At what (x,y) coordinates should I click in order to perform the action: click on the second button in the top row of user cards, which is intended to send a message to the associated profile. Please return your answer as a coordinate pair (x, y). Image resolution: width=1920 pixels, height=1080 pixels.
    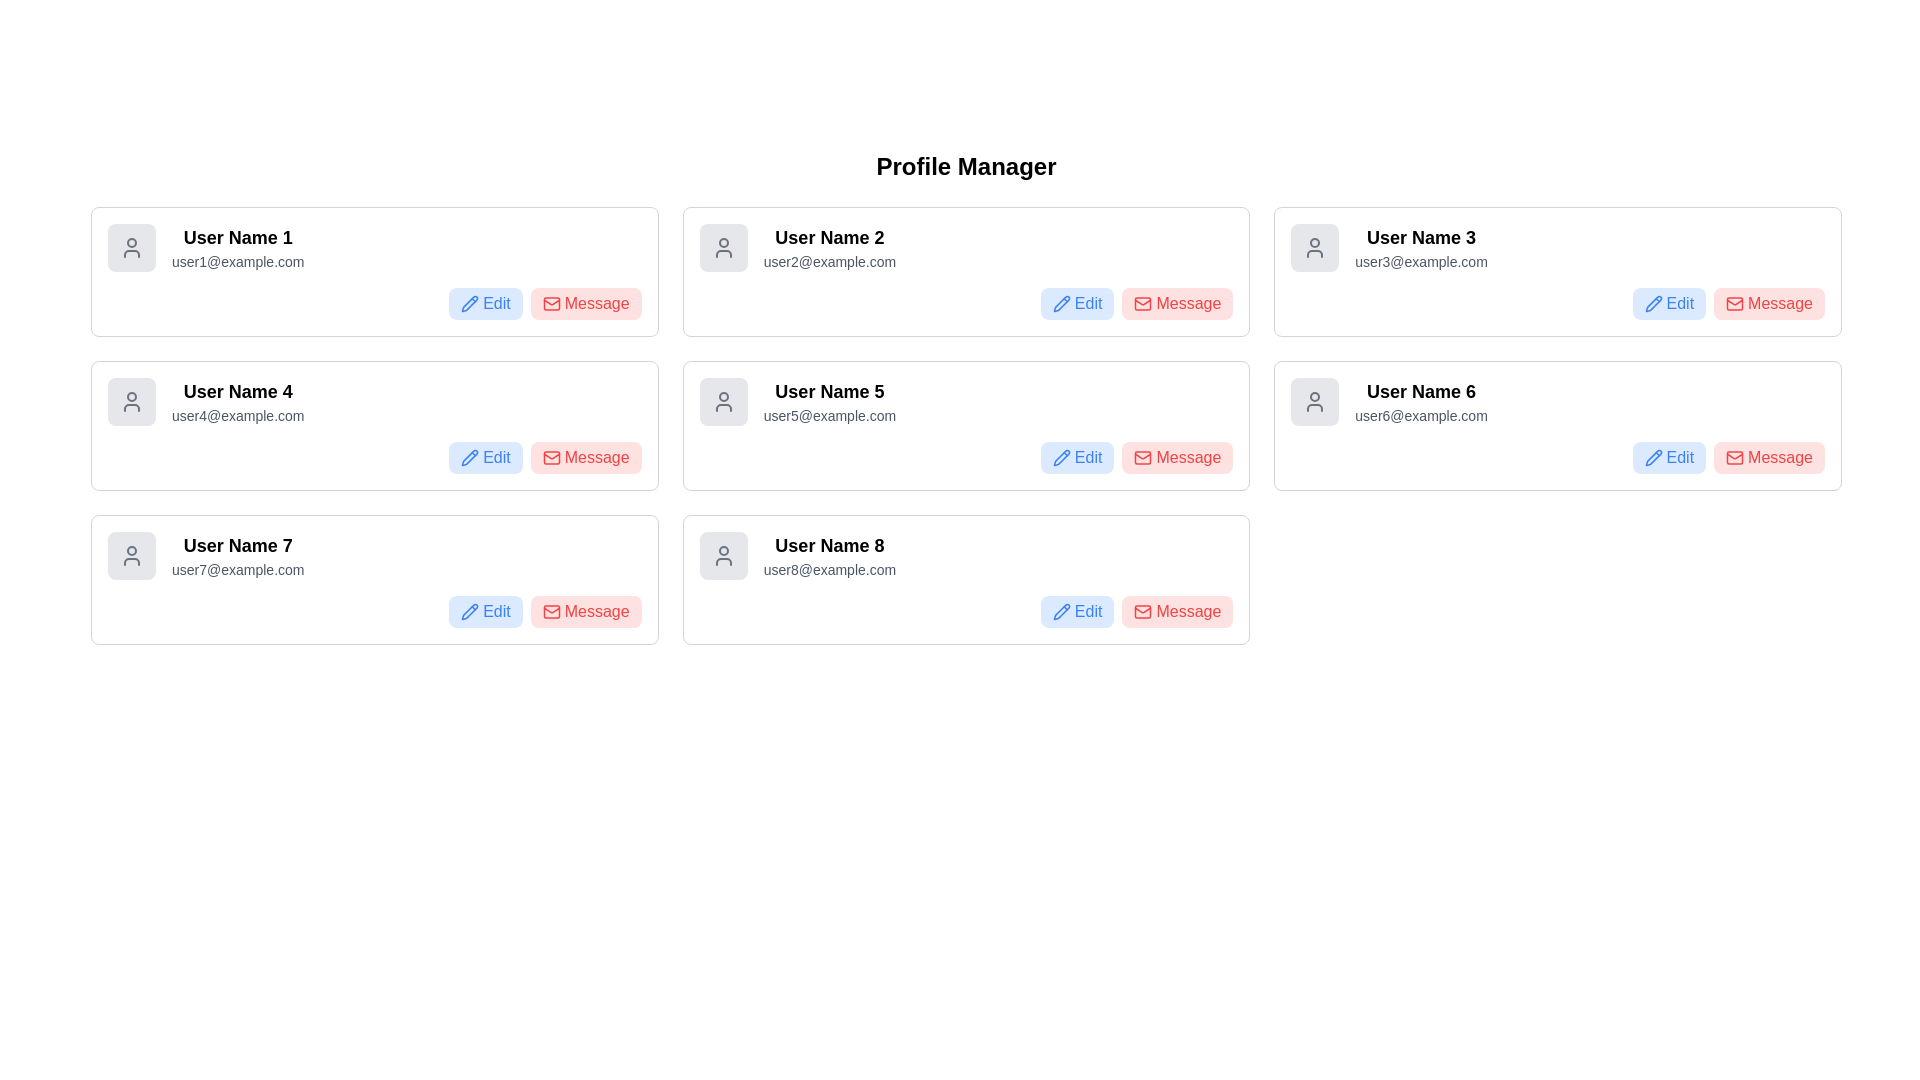
    Looking at the image, I should click on (1177, 304).